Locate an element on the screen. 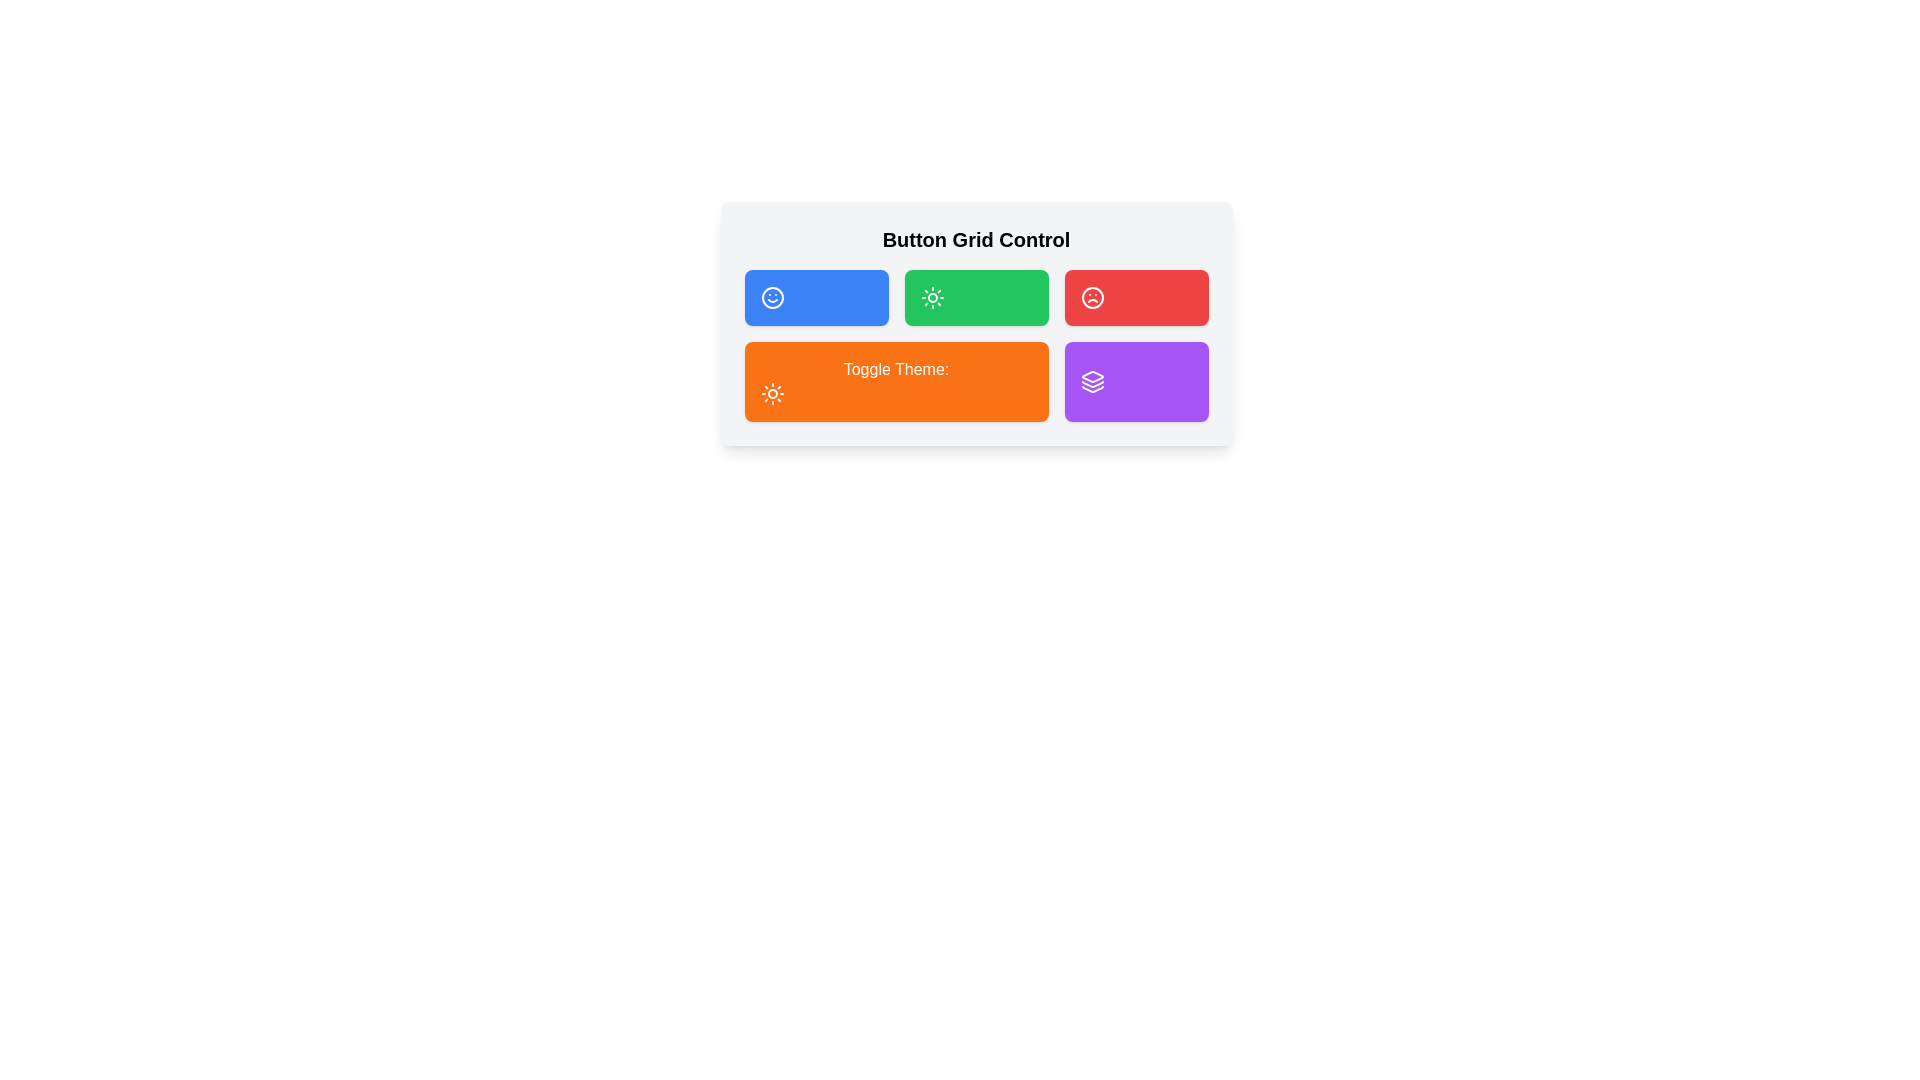 The height and width of the screenshot is (1080, 1920). the rounded rectangular button with an orange background and white text reading 'Toggle Theme:' is located at coordinates (895, 381).